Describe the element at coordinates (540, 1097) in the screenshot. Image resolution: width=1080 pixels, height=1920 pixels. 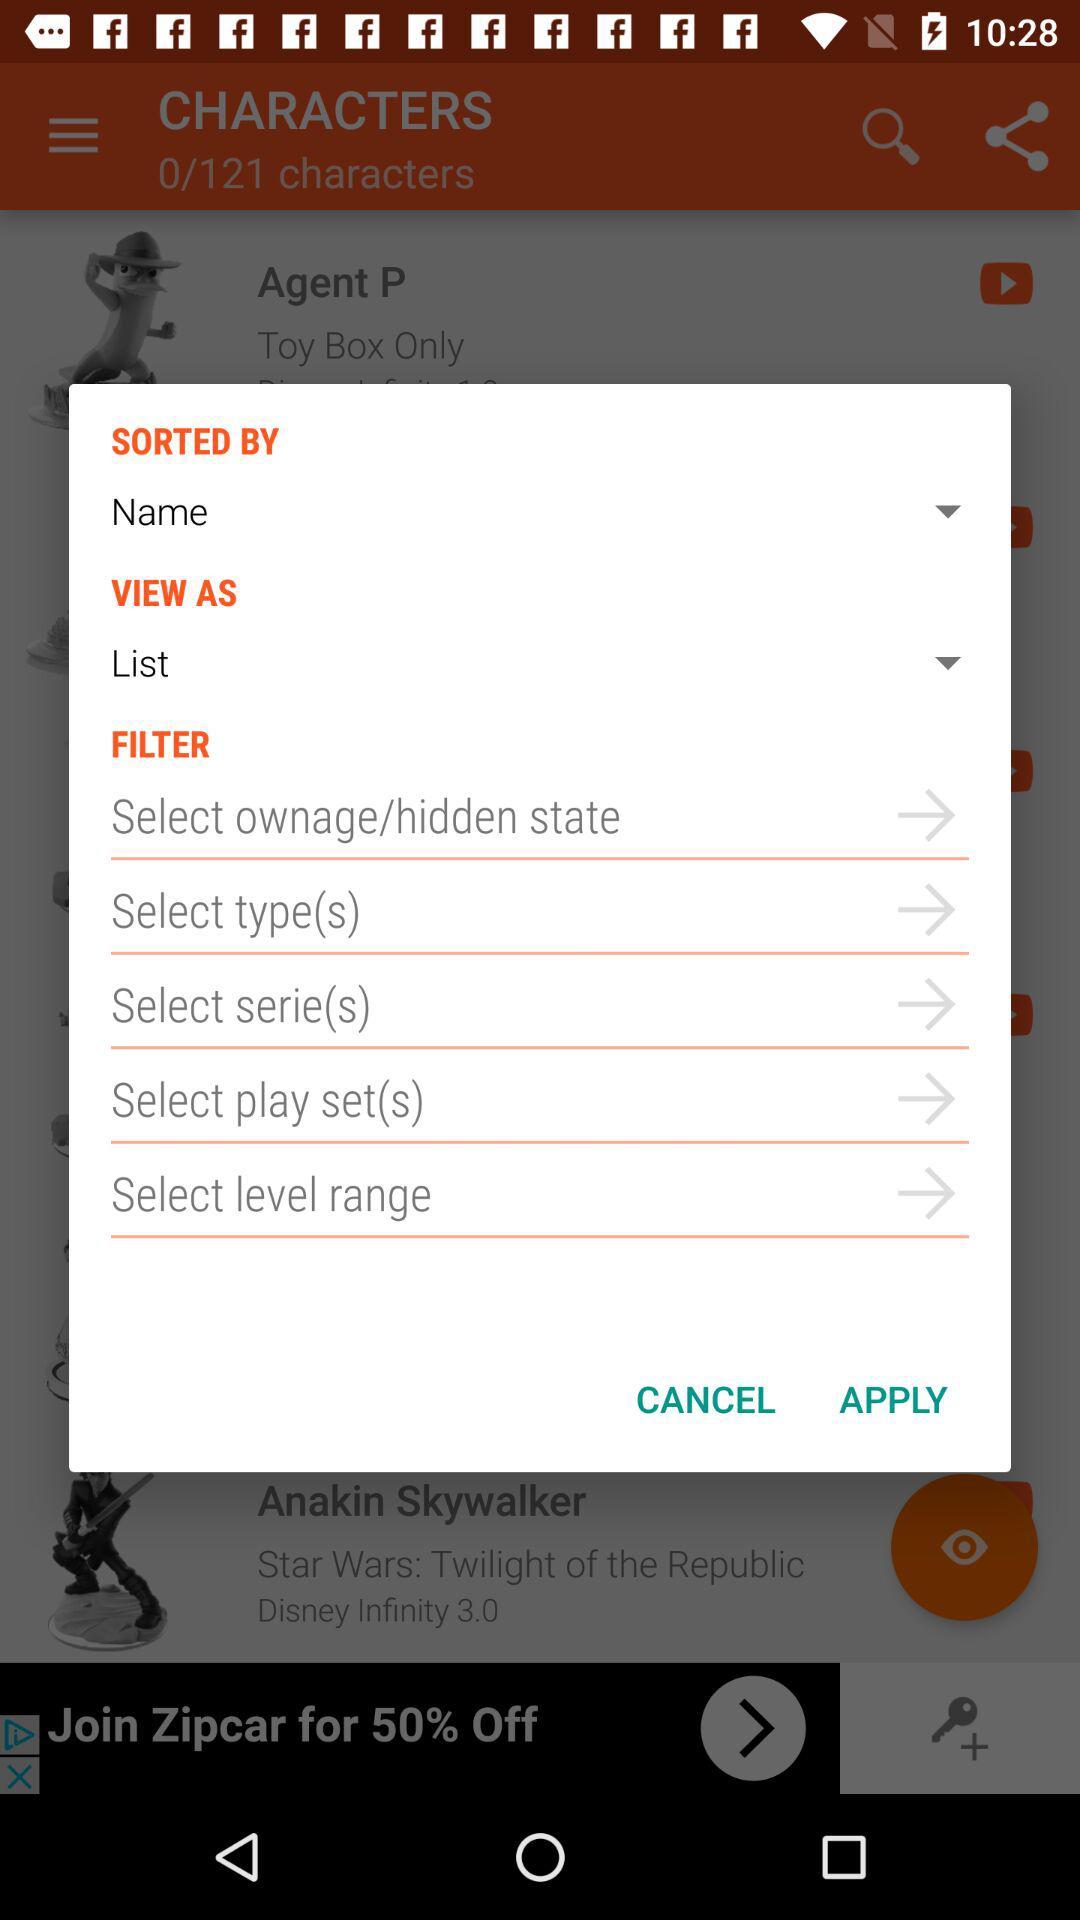
I see `search box` at that location.